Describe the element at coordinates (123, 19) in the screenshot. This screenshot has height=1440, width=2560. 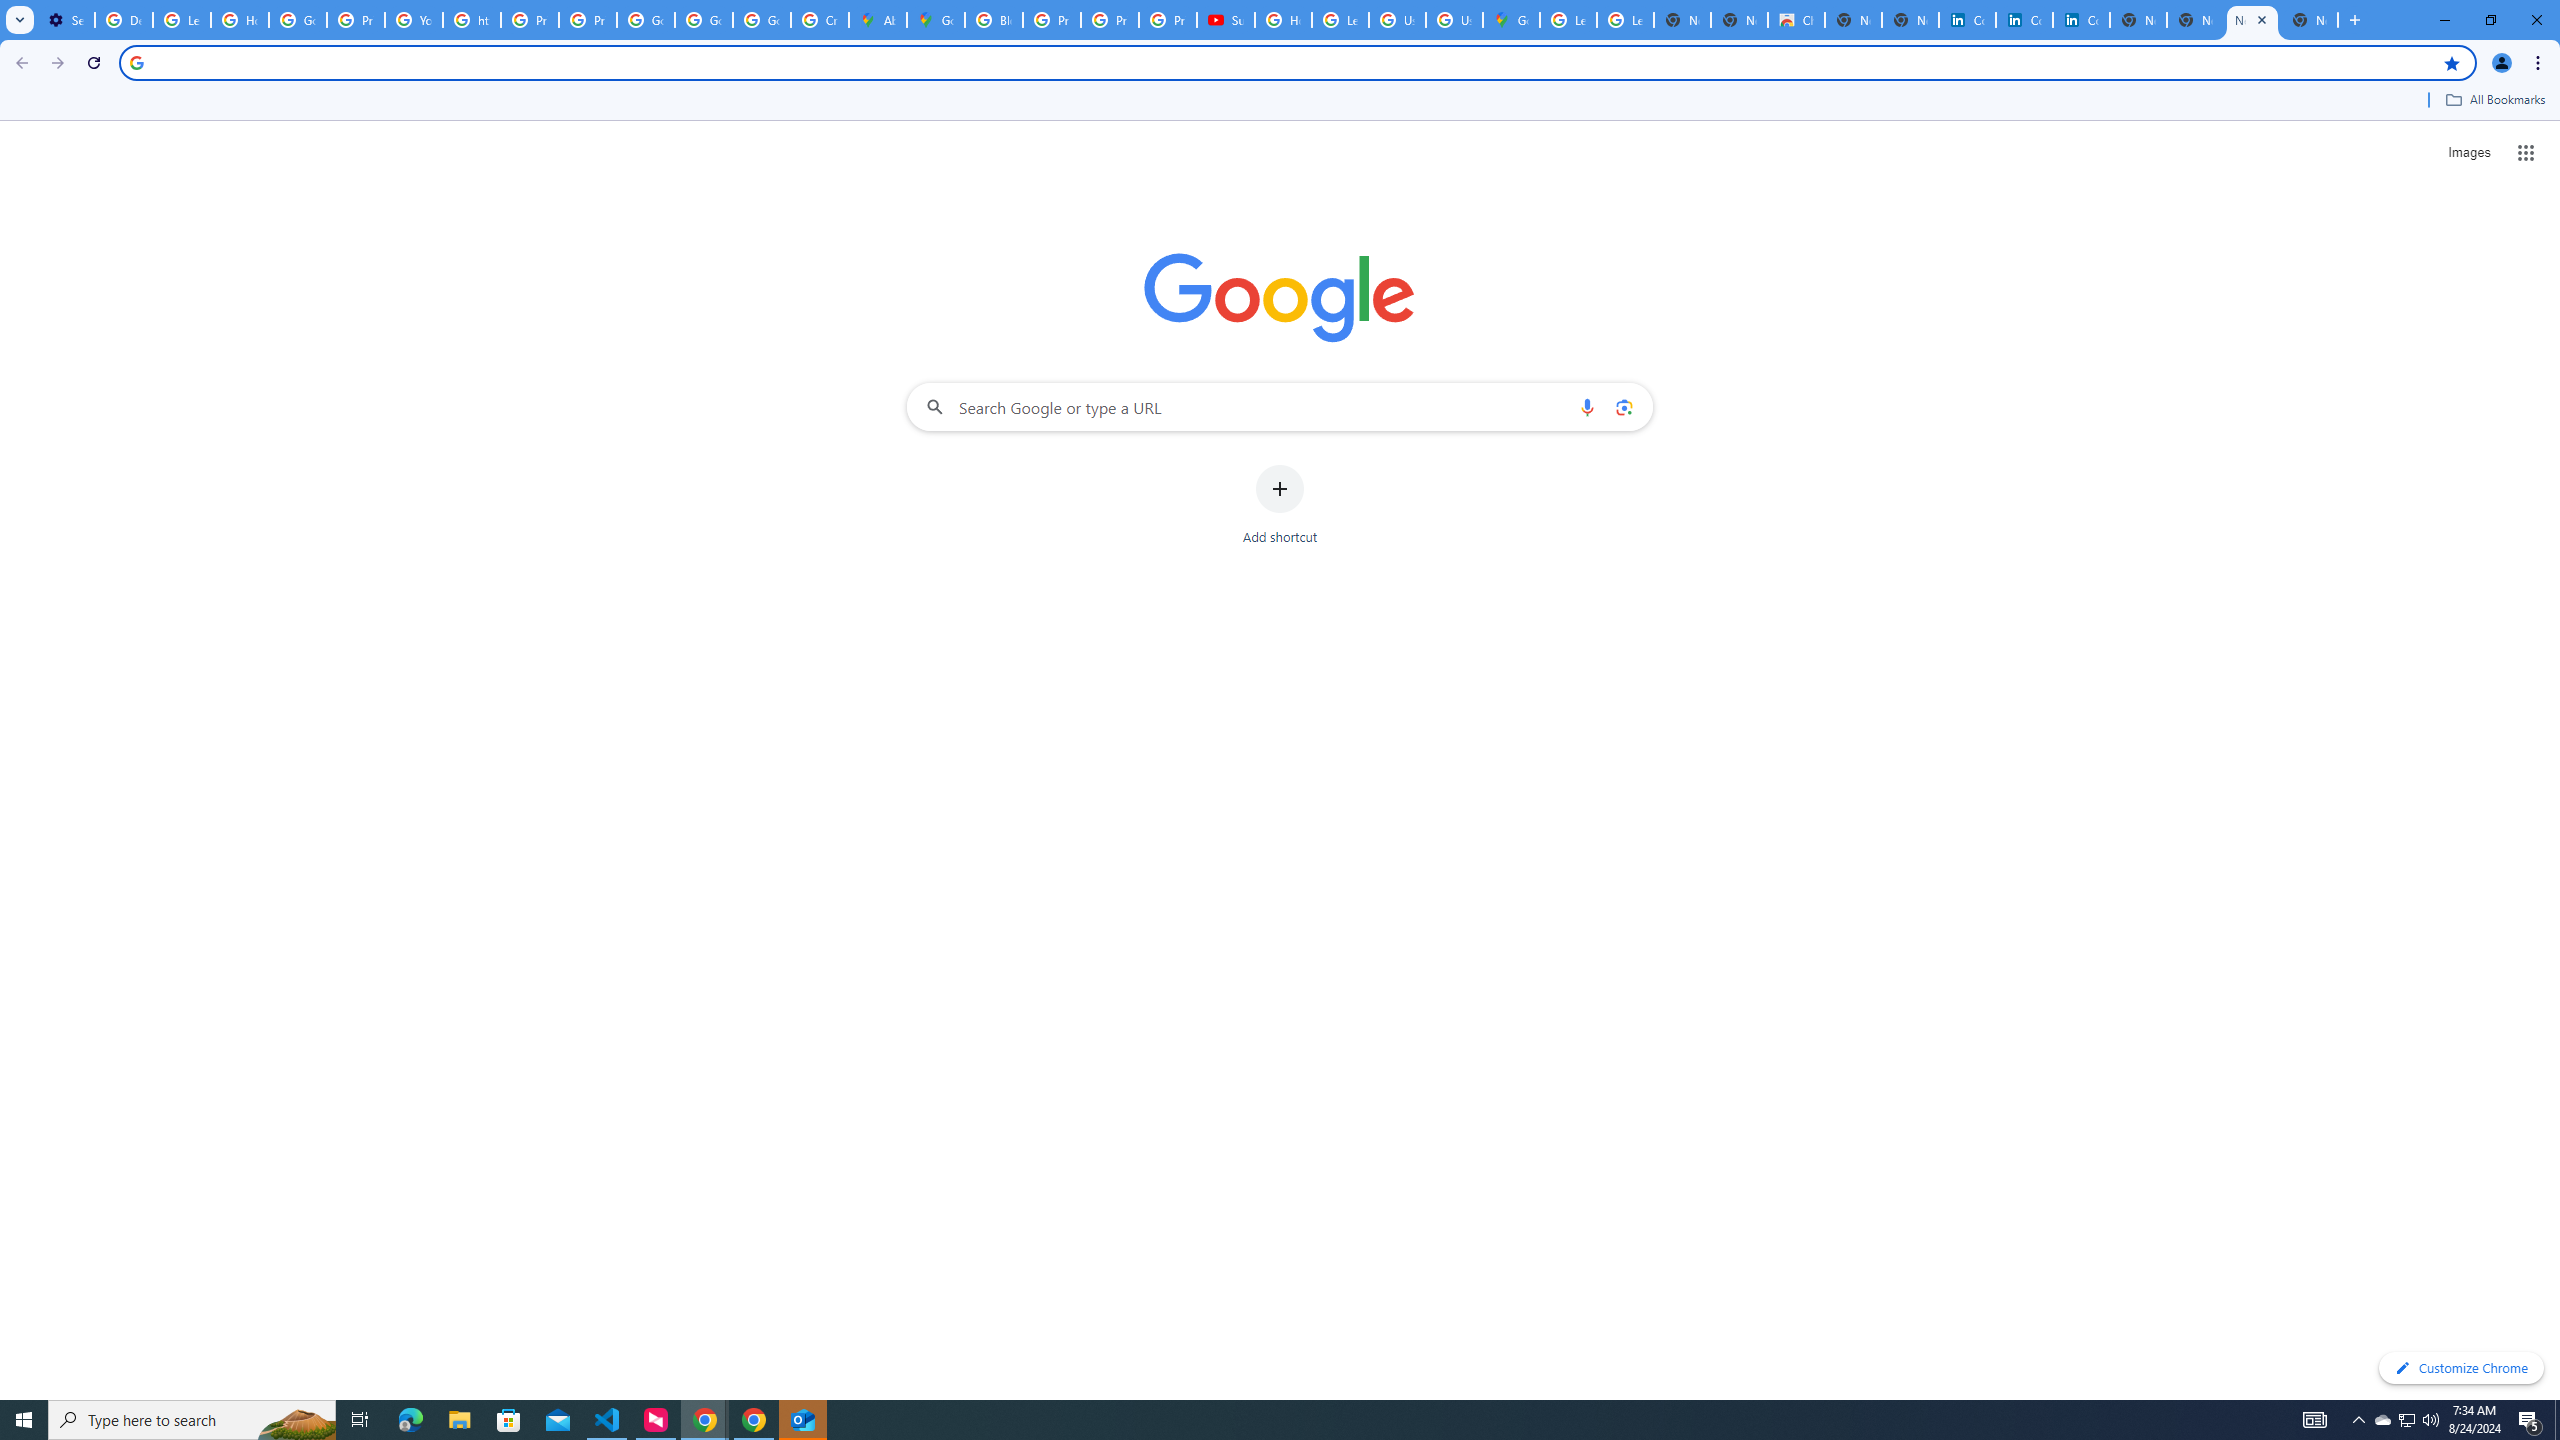
I see `'Delete photos & videos - Computer - Google Photos Help'` at that location.